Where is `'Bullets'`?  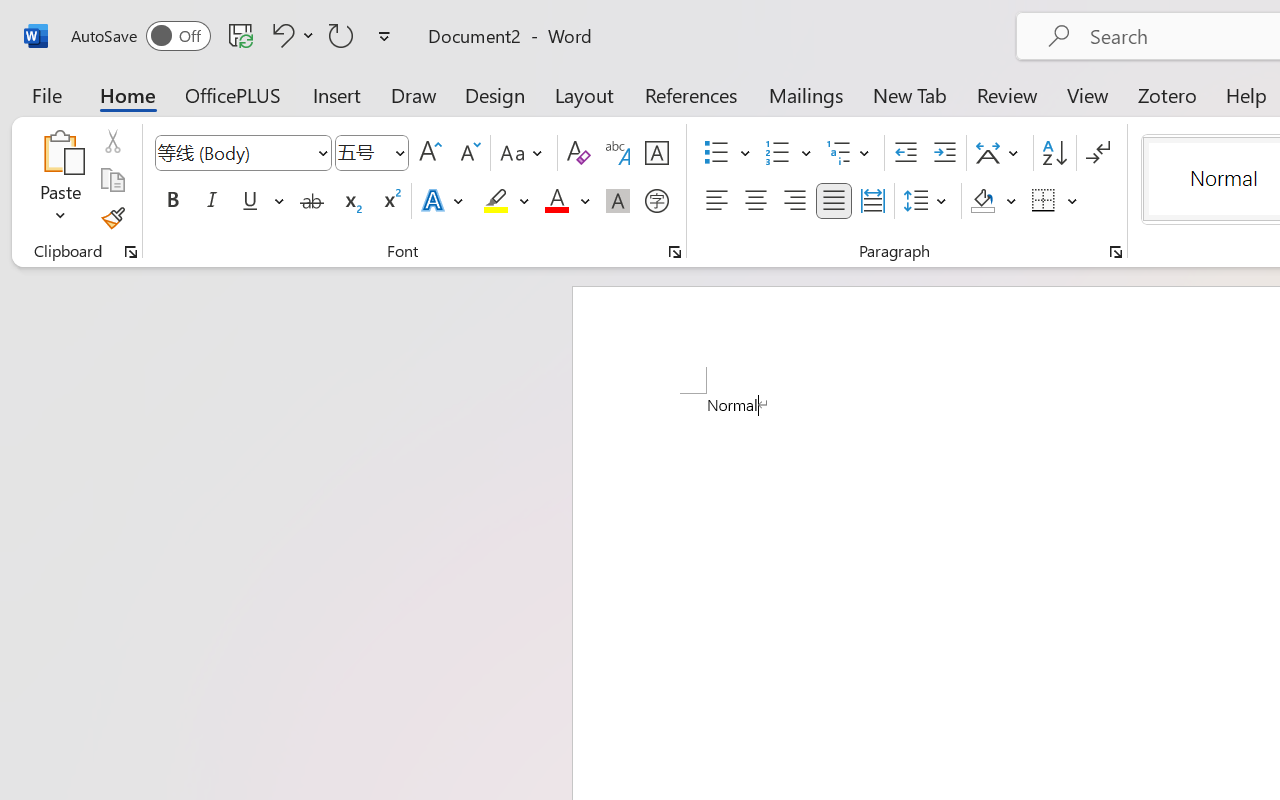
'Bullets' is located at coordinates (716, 153).